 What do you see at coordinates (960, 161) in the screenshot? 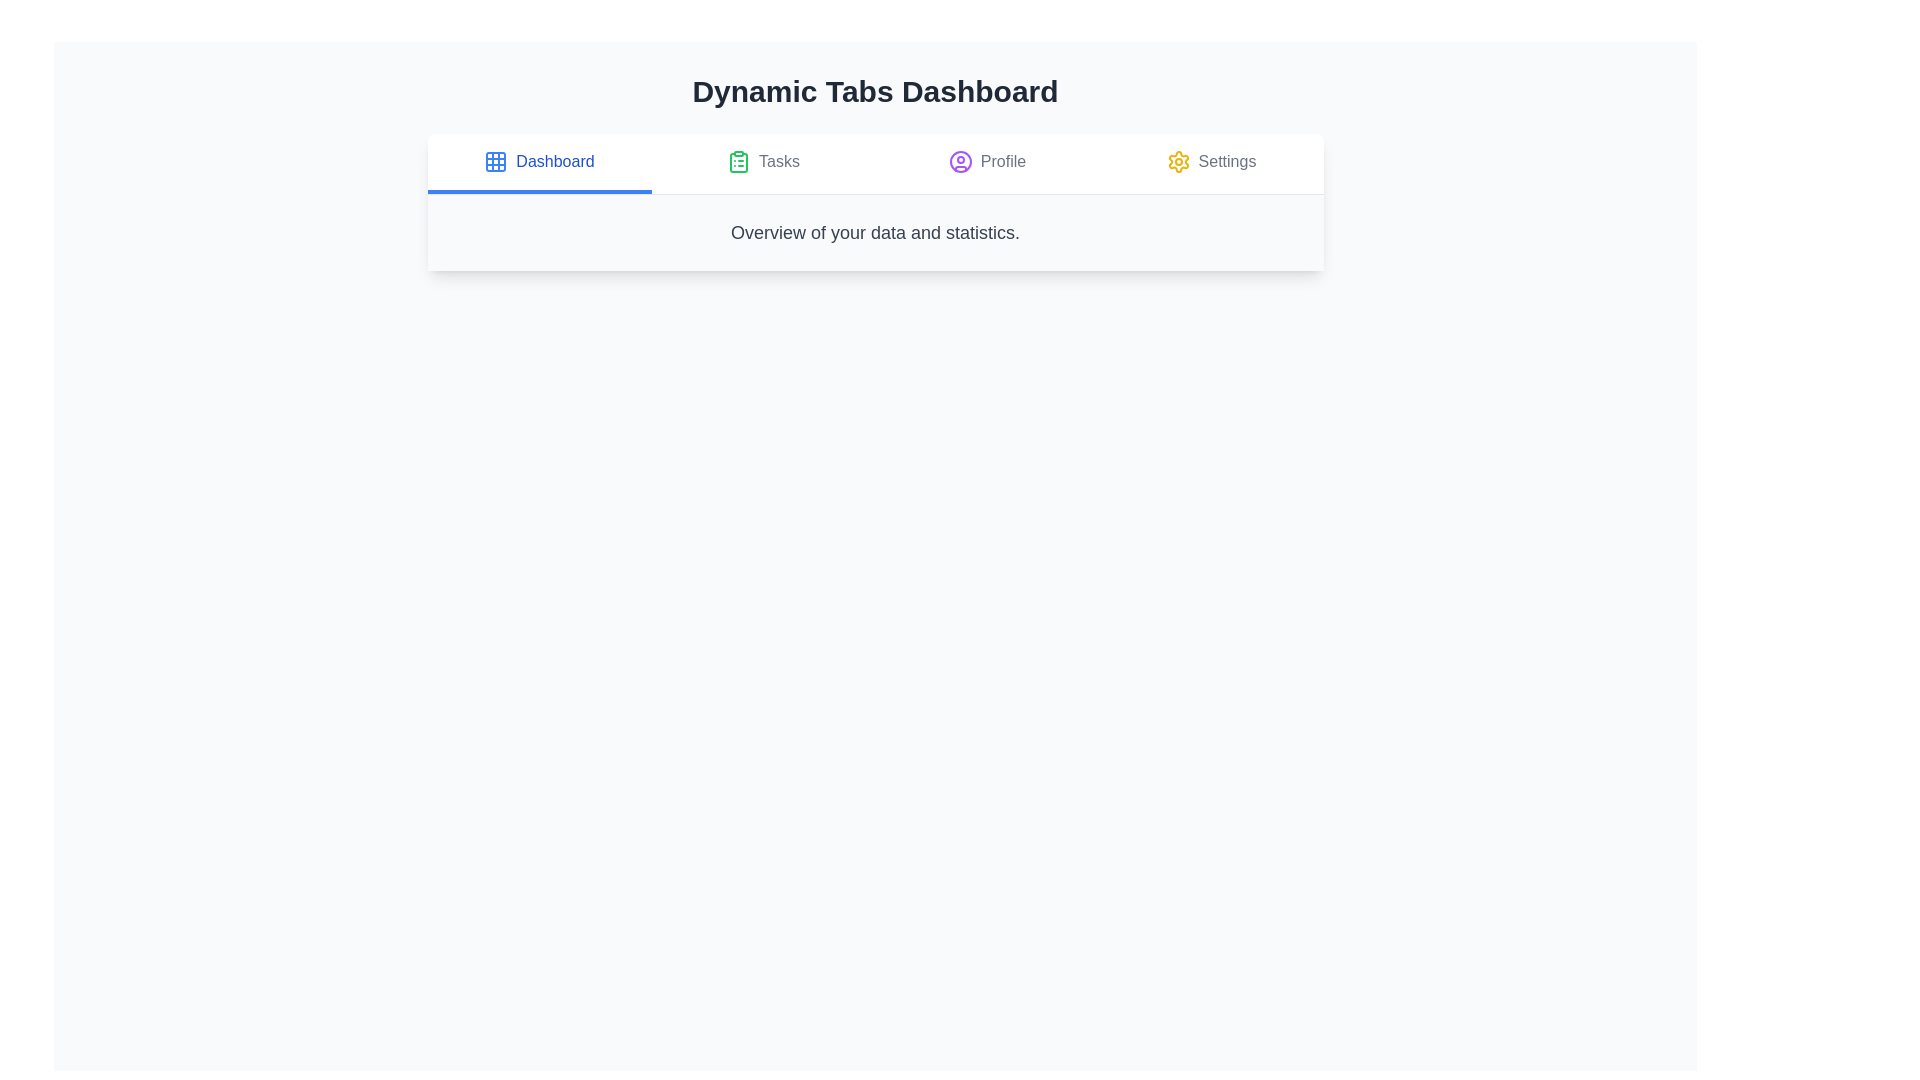
I see `the 'Profile' icon in the navigation bar, which is positioned above the text 'Profile' and located between the 'Tasks' and 'Settings' tabs` at bounding box center [960, 161].